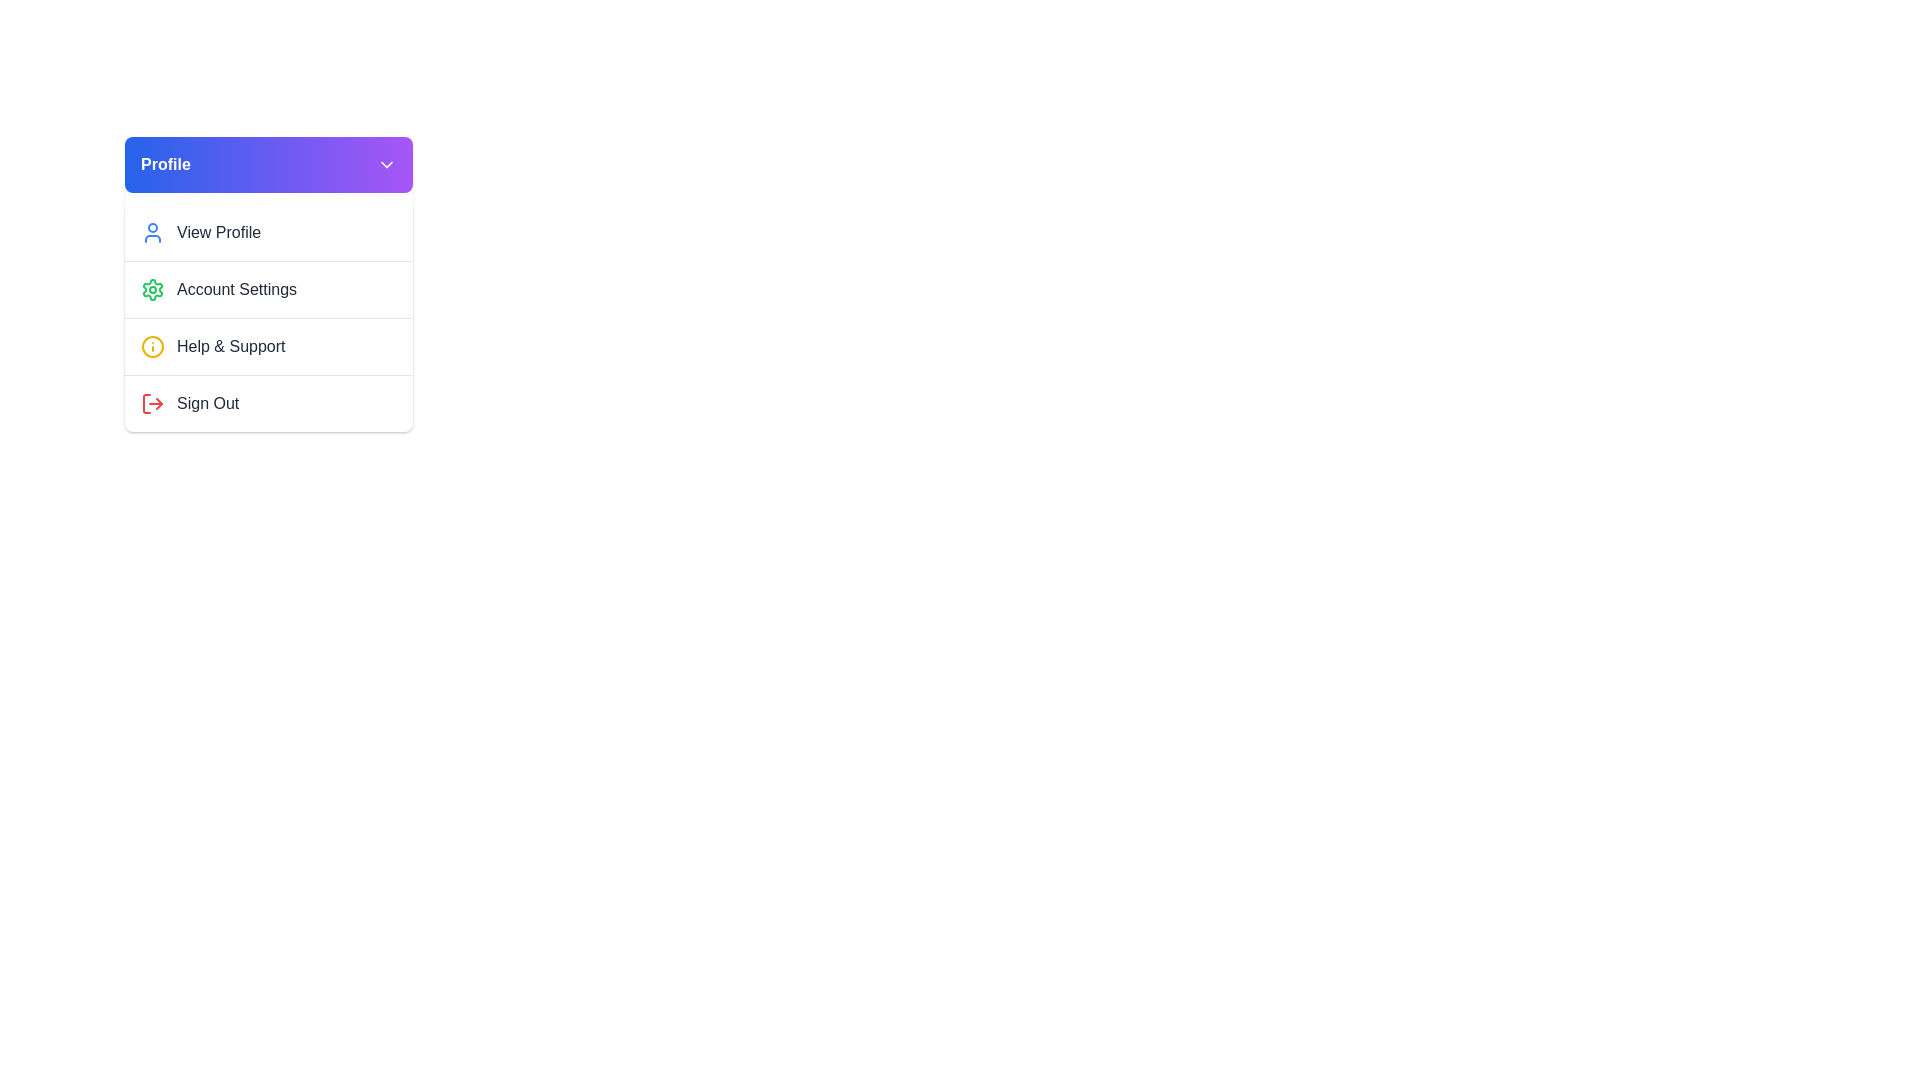 This screenshot has width=1920, height=1080. I want to click on the circular yellow icon located to the left of the 'Help & Support' menu item in the 'Profile' section, so click(152, 346).